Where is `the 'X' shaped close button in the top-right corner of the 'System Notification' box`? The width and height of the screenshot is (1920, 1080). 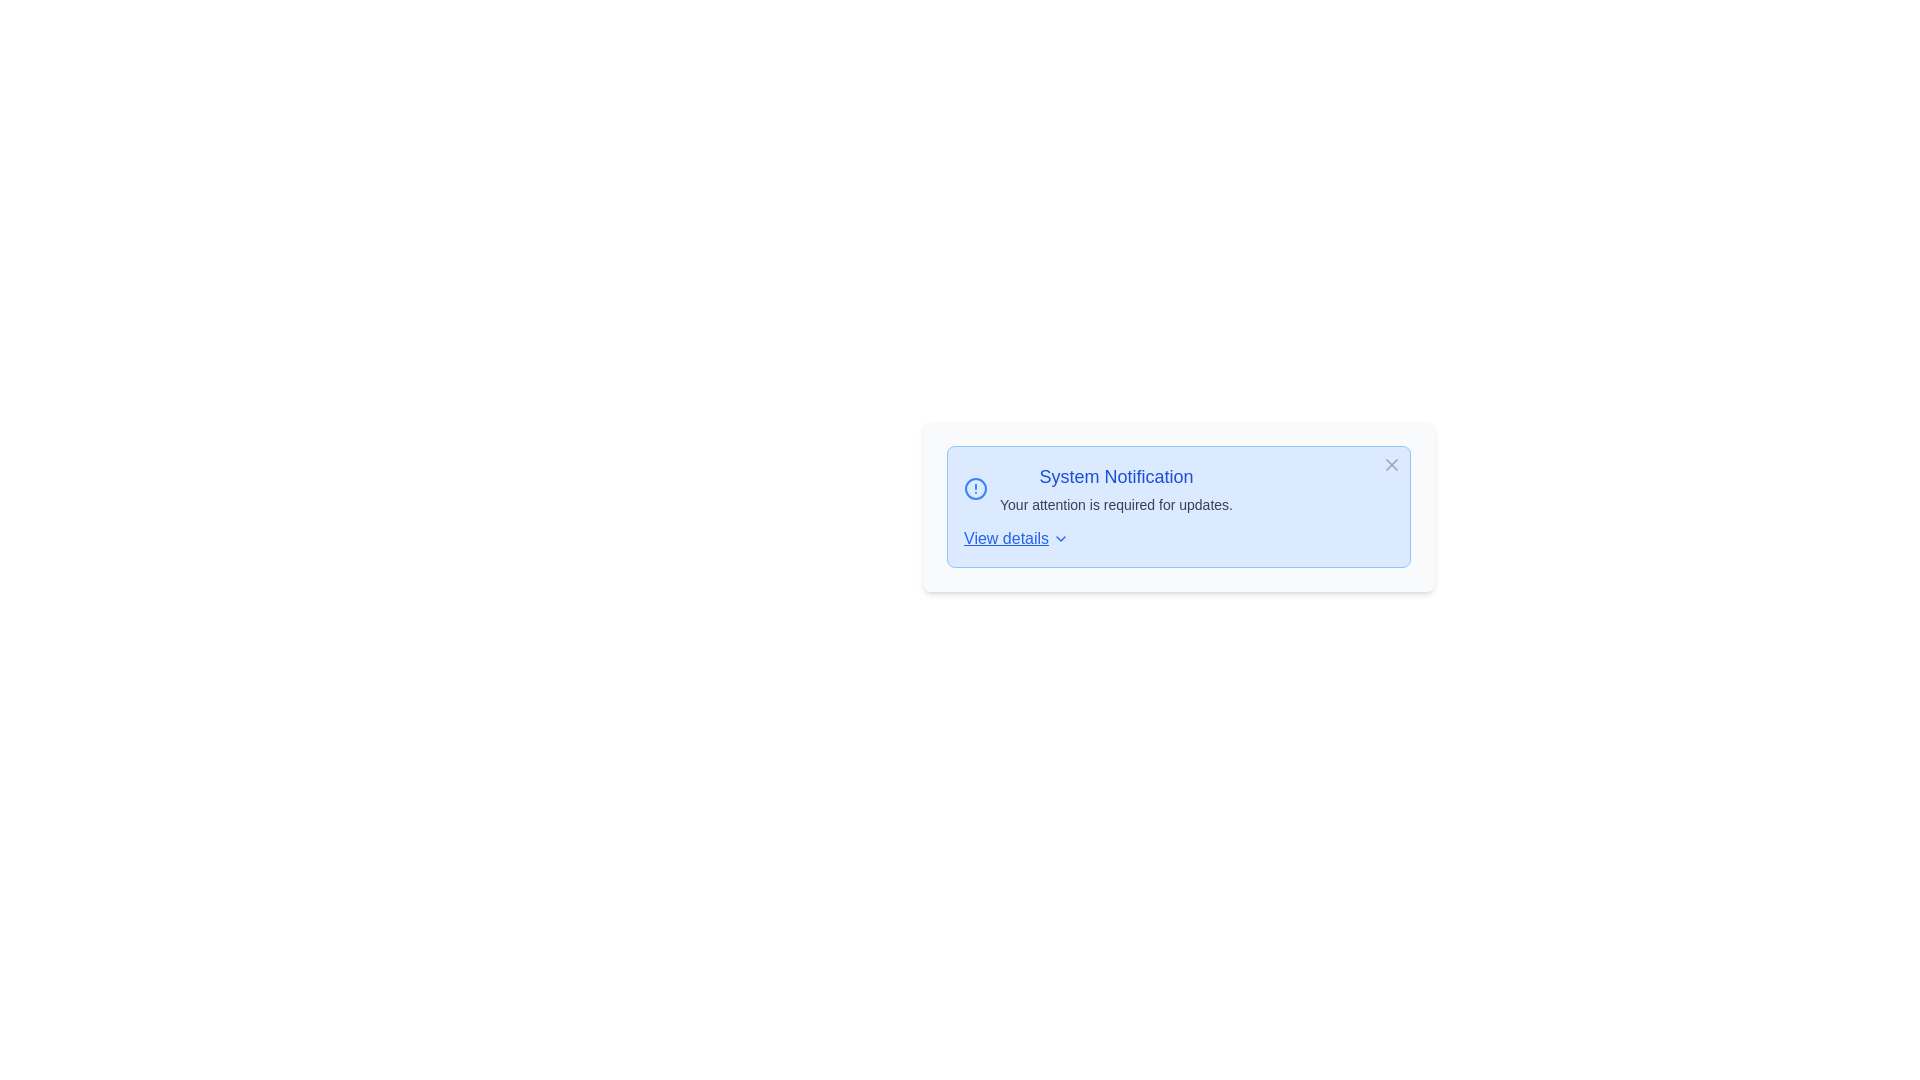
the 'X' shaped close button in the top-right corner of the 'System Notification' box is located at coordinates (1391, 465).